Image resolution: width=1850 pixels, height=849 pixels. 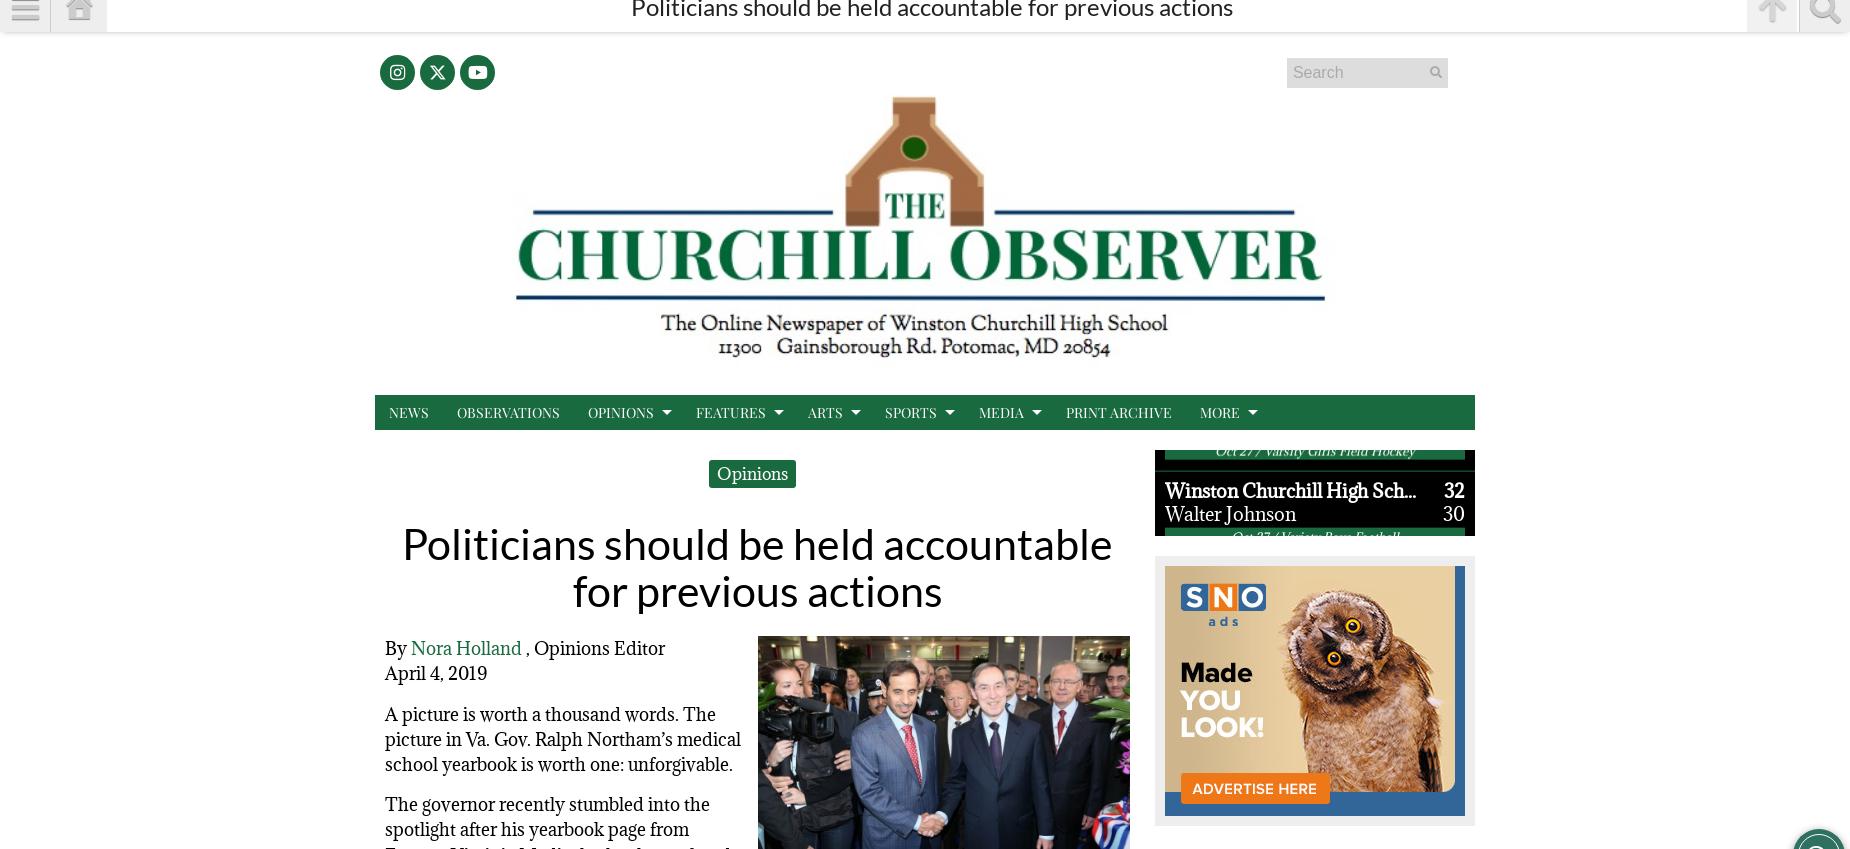 I want to click on 'Politicians should be held accountable for previous actions', so click(x=757, y=566).